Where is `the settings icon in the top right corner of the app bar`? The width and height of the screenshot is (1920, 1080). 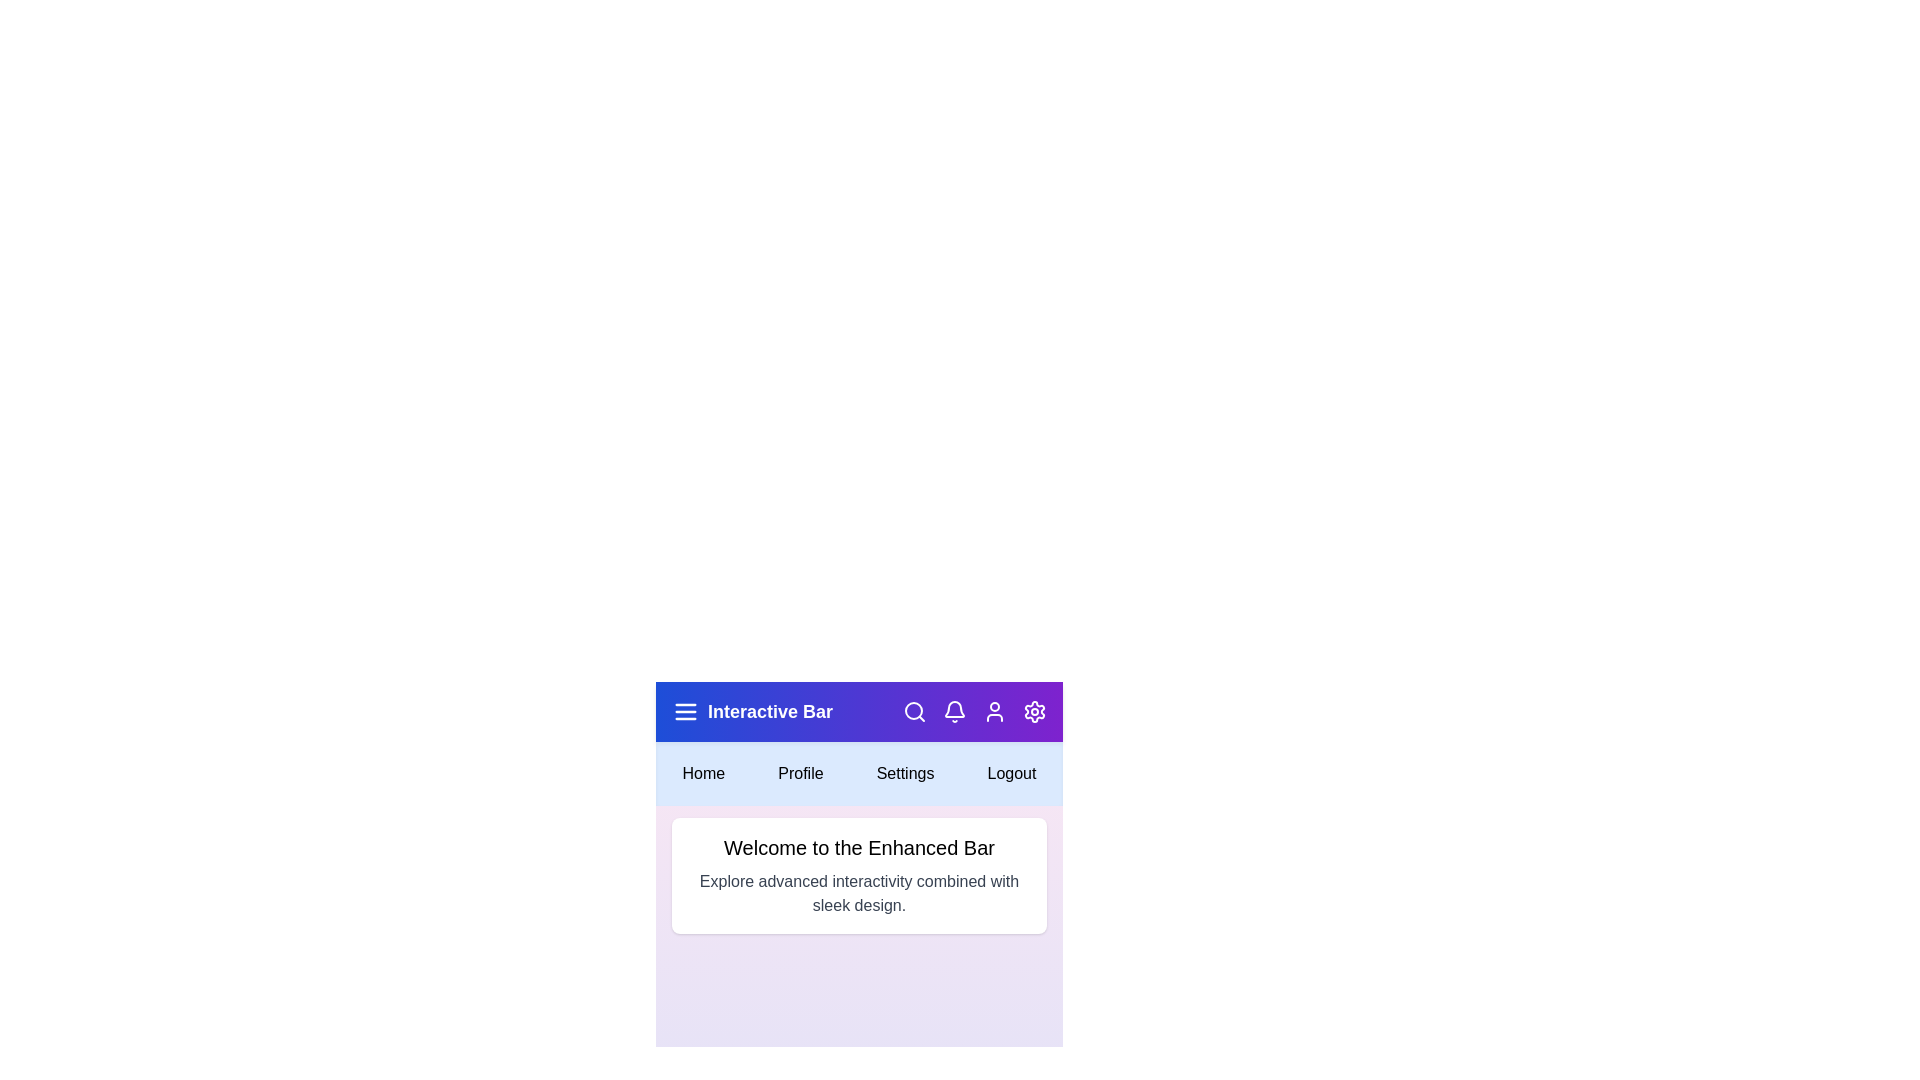 the settings icon in the top right corner of the app bar is located at coordinates (1035, 711).